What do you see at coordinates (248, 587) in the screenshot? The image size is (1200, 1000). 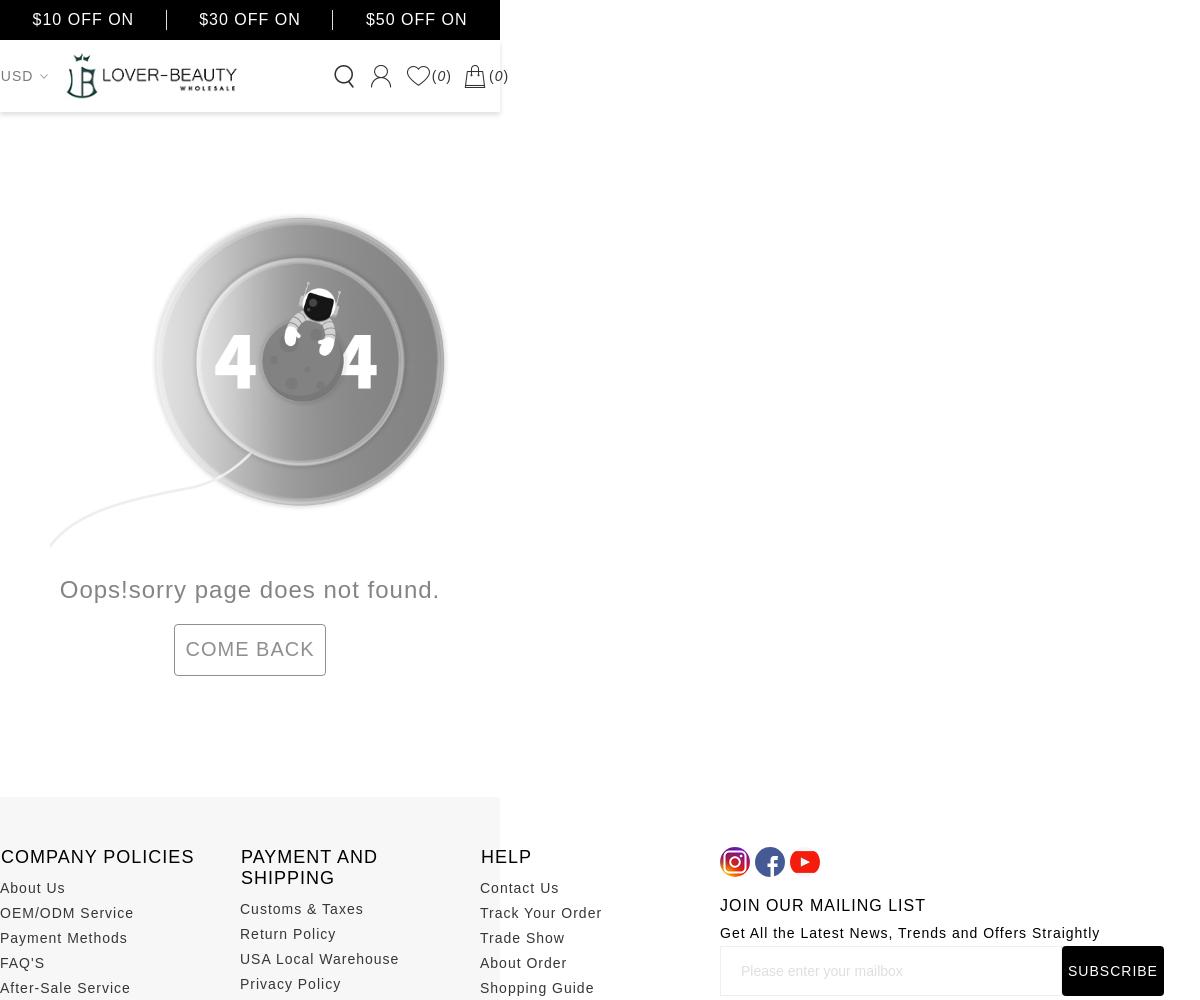 I see `'Oops!sorry page does not found.'` at bounding box center [248, 587].